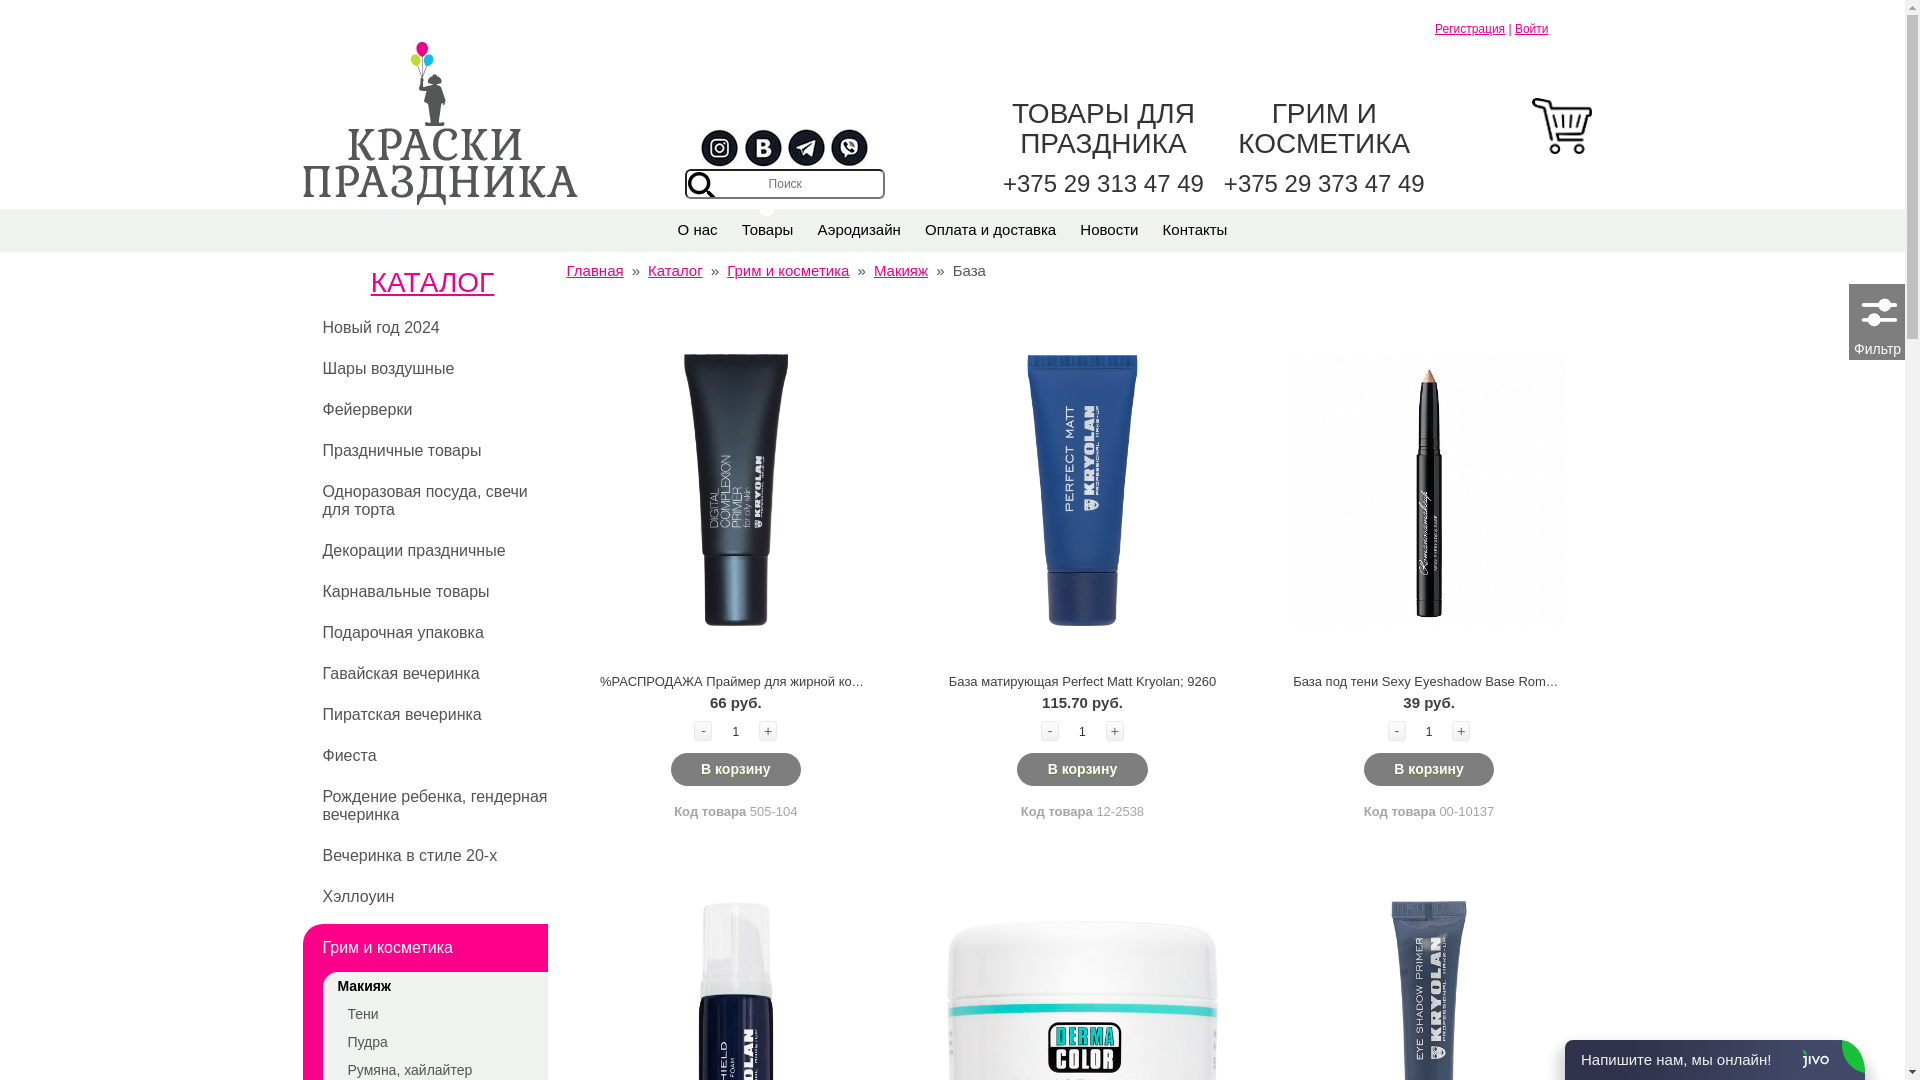 This screenshot has height=1080, width=1920. Describe the element at coordinates (1395, 731) in the screenshot. I see `'-'` at that location.